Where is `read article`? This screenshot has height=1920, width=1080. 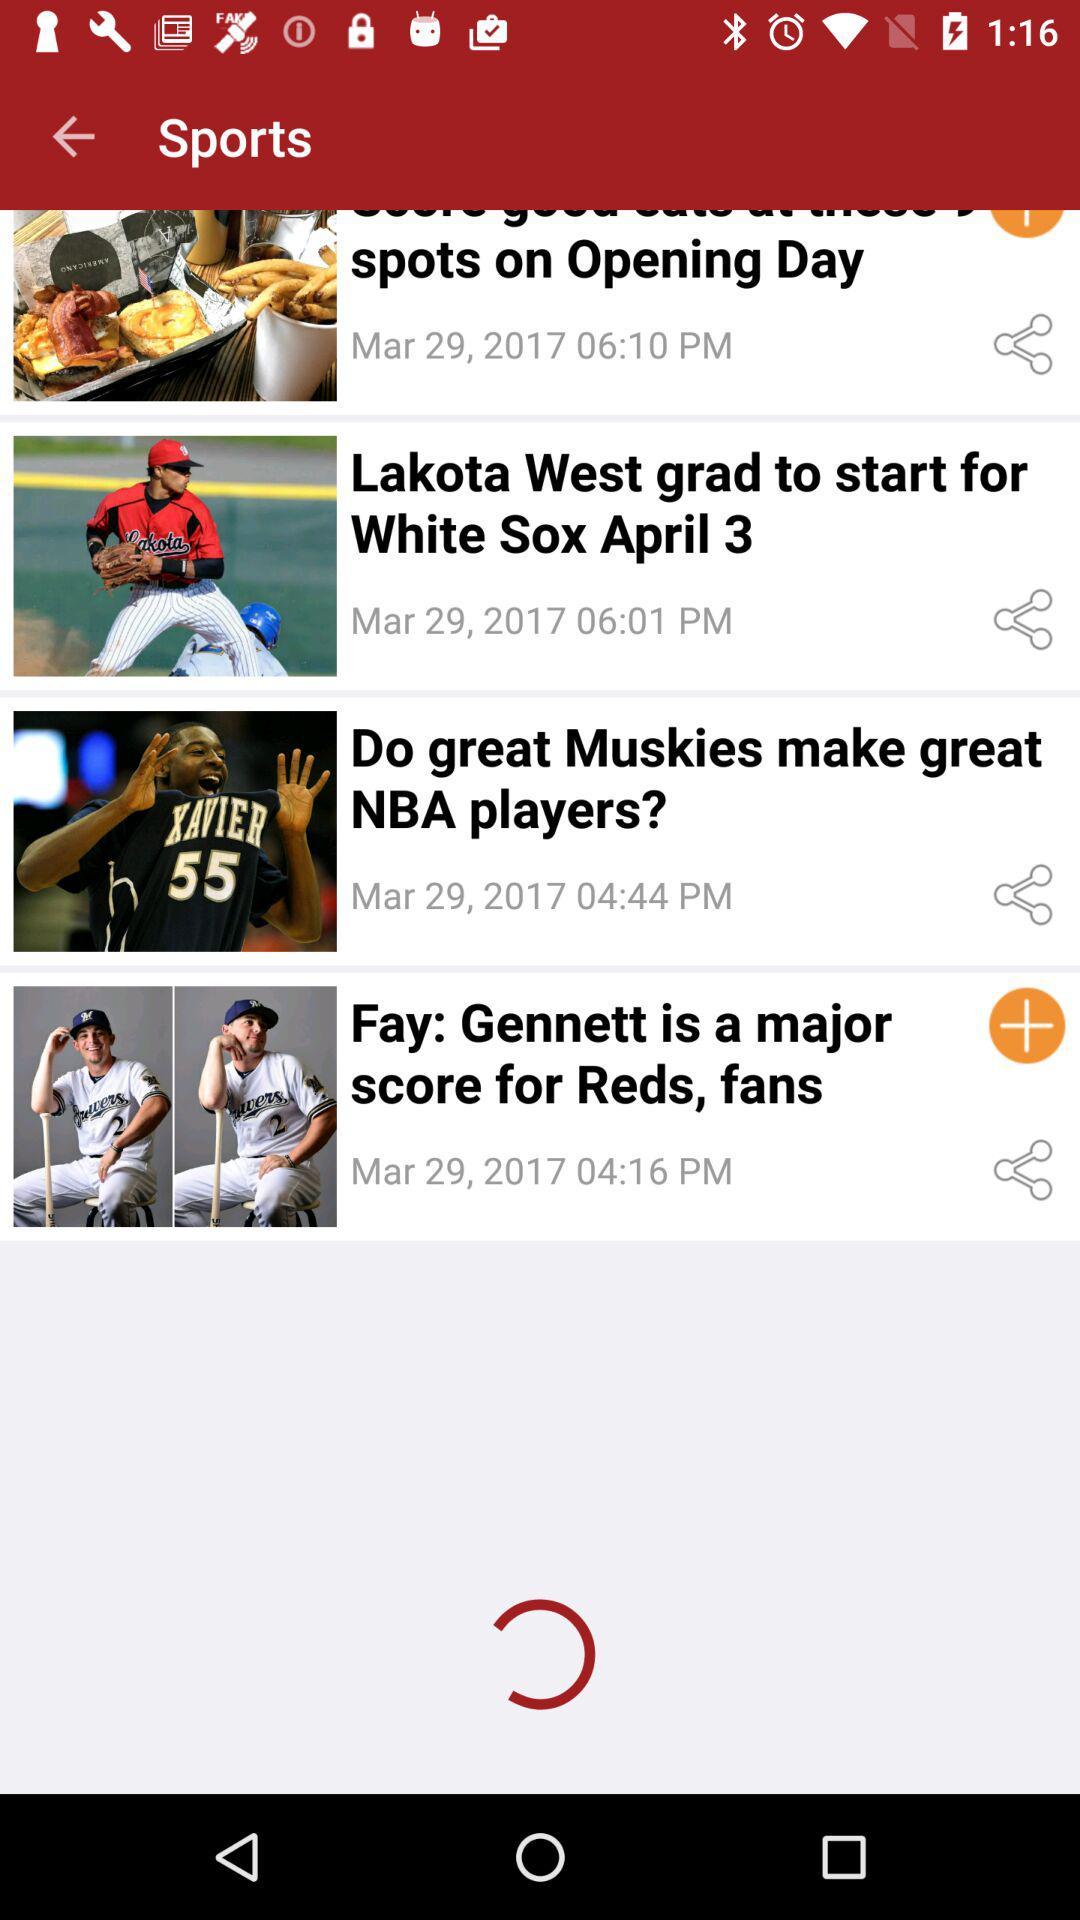
read article is located at coordinates (174, 556).